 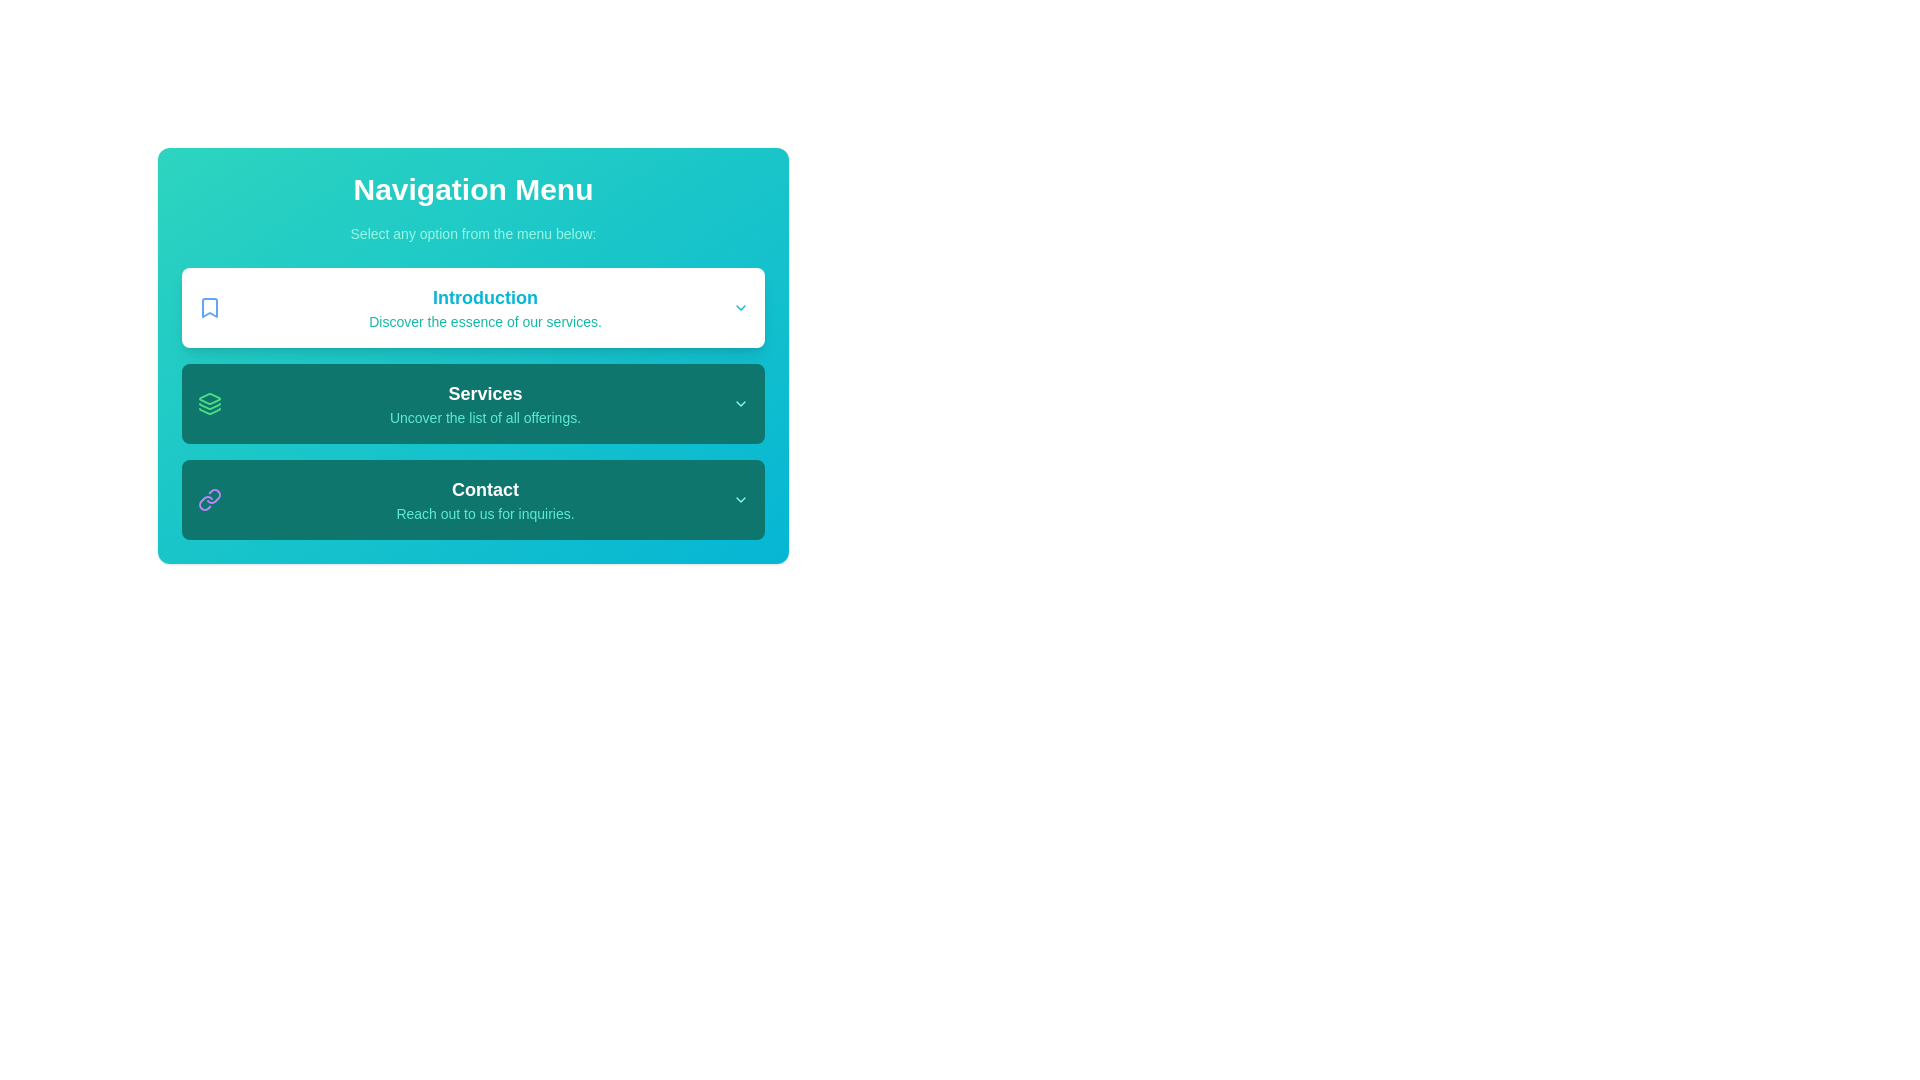 I want to click on the 'Services' button, which has a teal background, a green stack of layers icon on the left, and a light teal downward-pointing chevron arrow on the right, so click(x=472, y=404).